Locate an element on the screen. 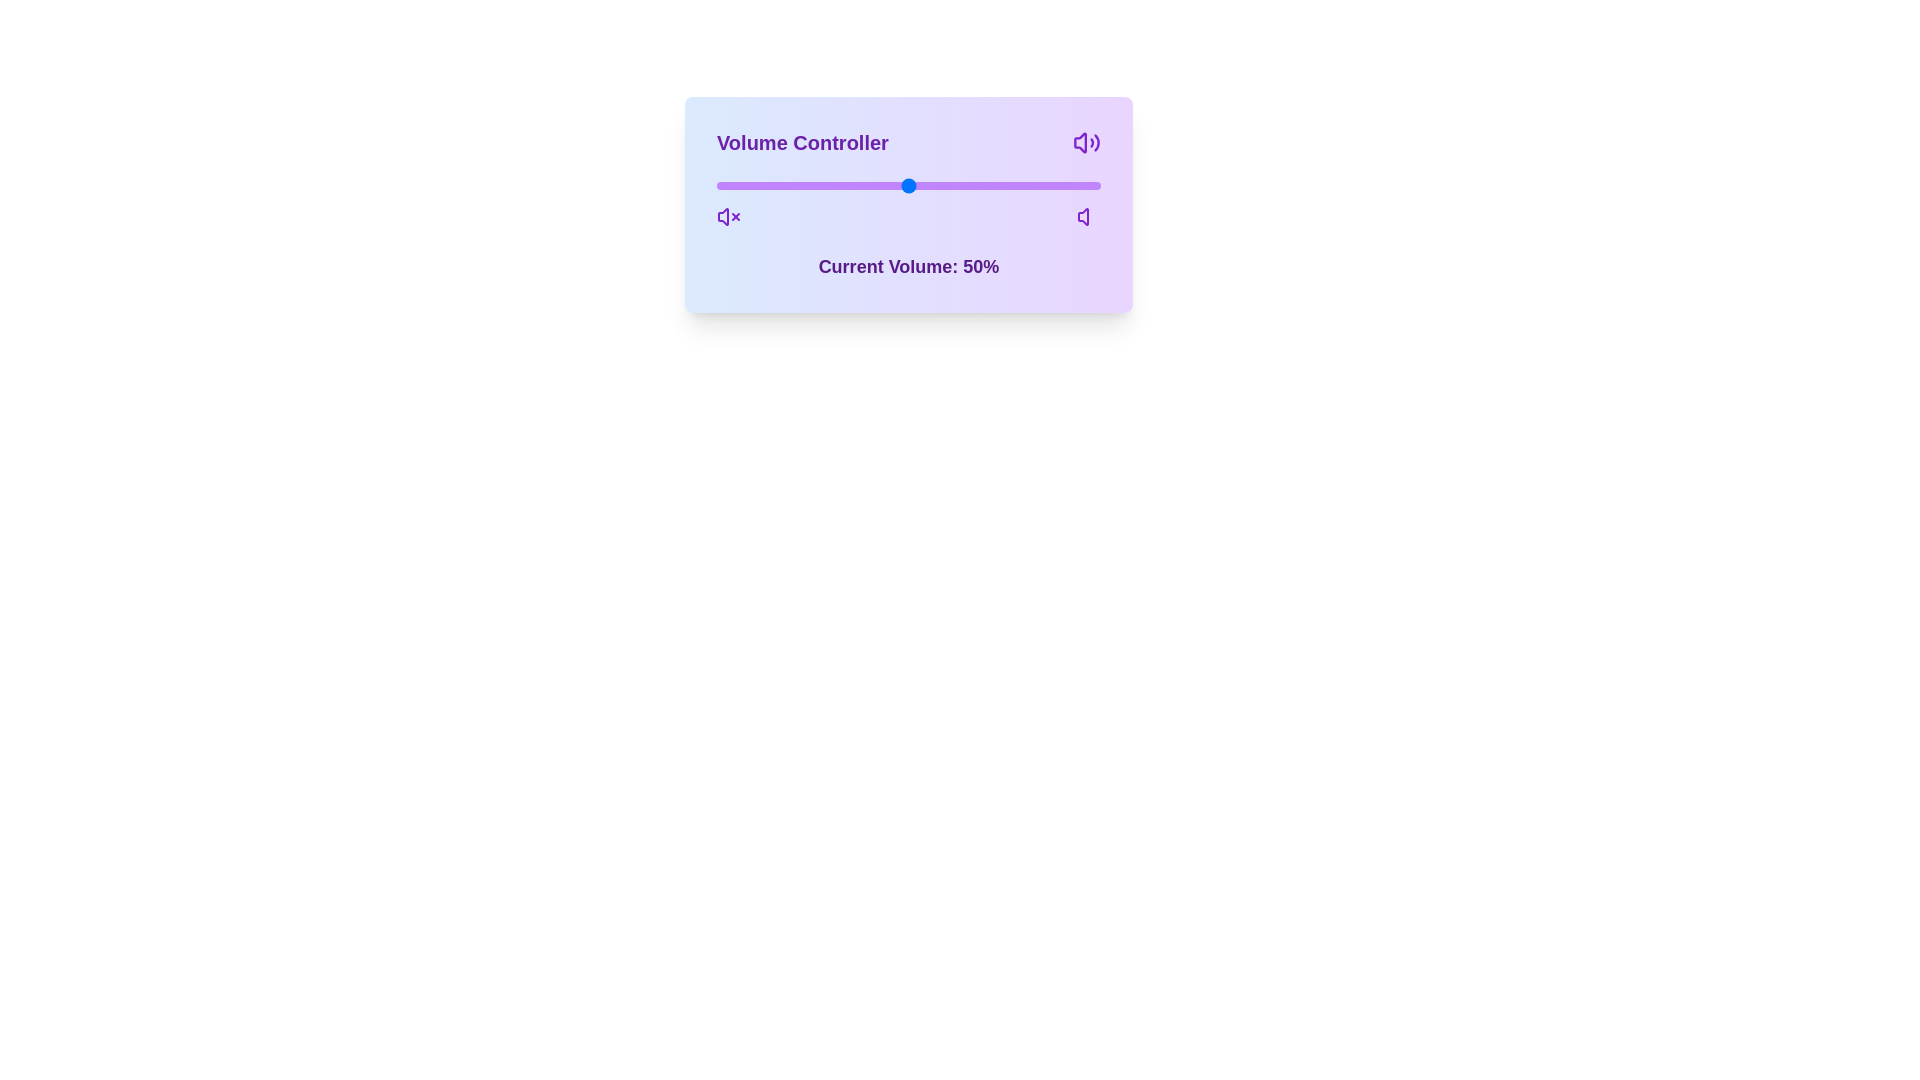 Image resolution: width=1920 pixels, height=1080 pixels. the volume slider to 7% is located at coordinates (742, 185).